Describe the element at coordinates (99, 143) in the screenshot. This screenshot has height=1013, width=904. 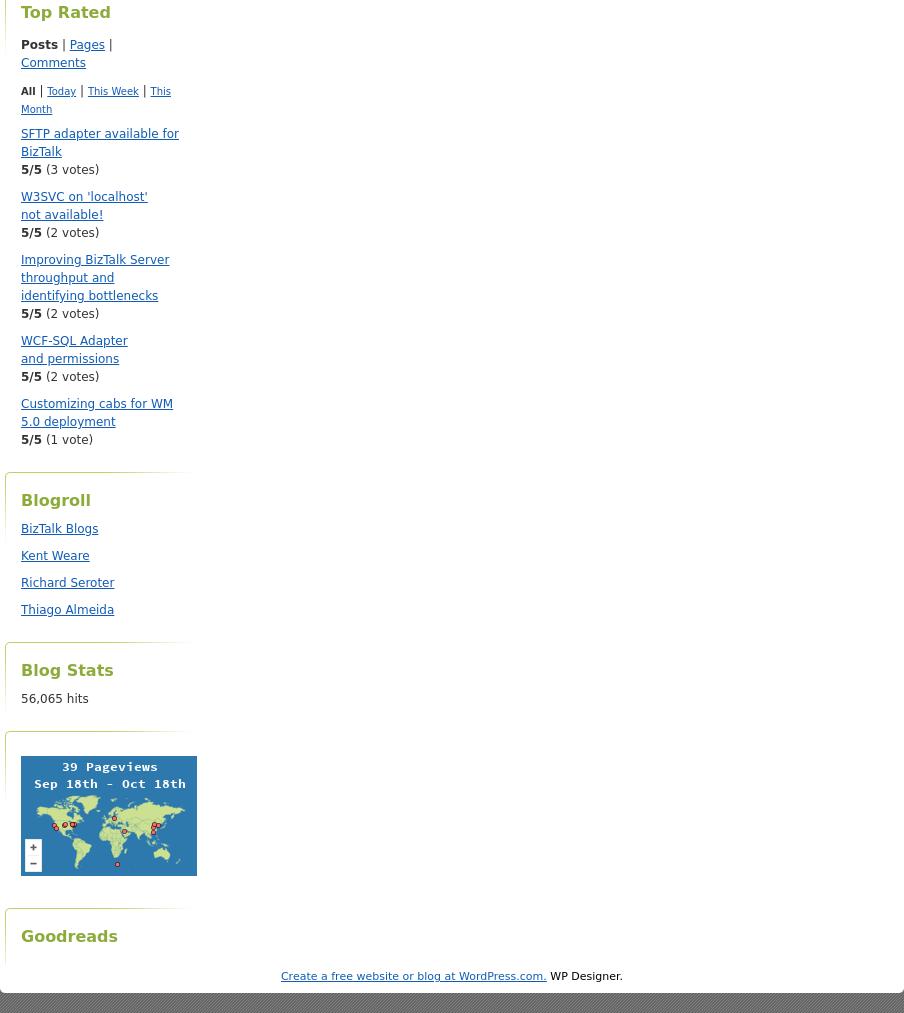
I see `'SFTP adapter available for BizTalk'` at that location.